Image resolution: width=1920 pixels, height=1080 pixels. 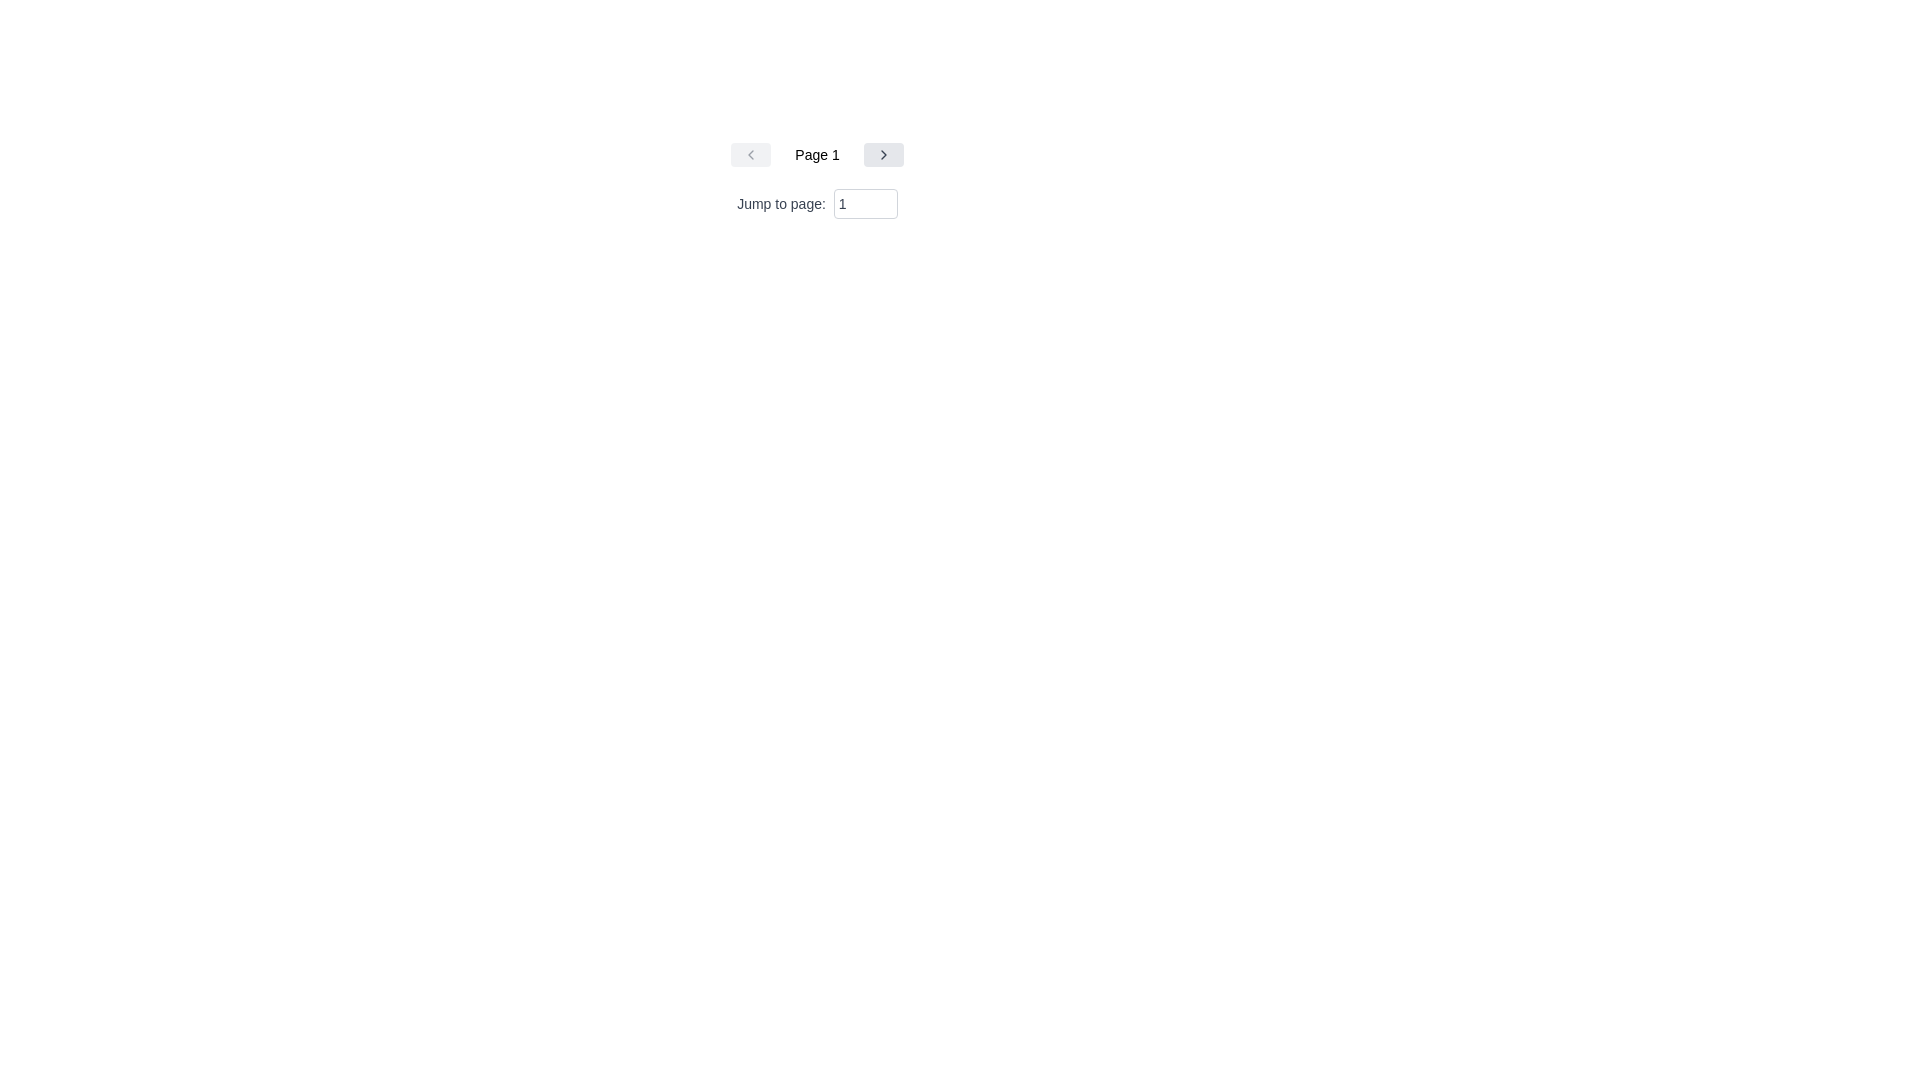 What do you see at coordinates (882, 153) in the screenshot?
I see `the chevron icon located to the right of the 'Page 1' text` at bounding box center [882, 153].